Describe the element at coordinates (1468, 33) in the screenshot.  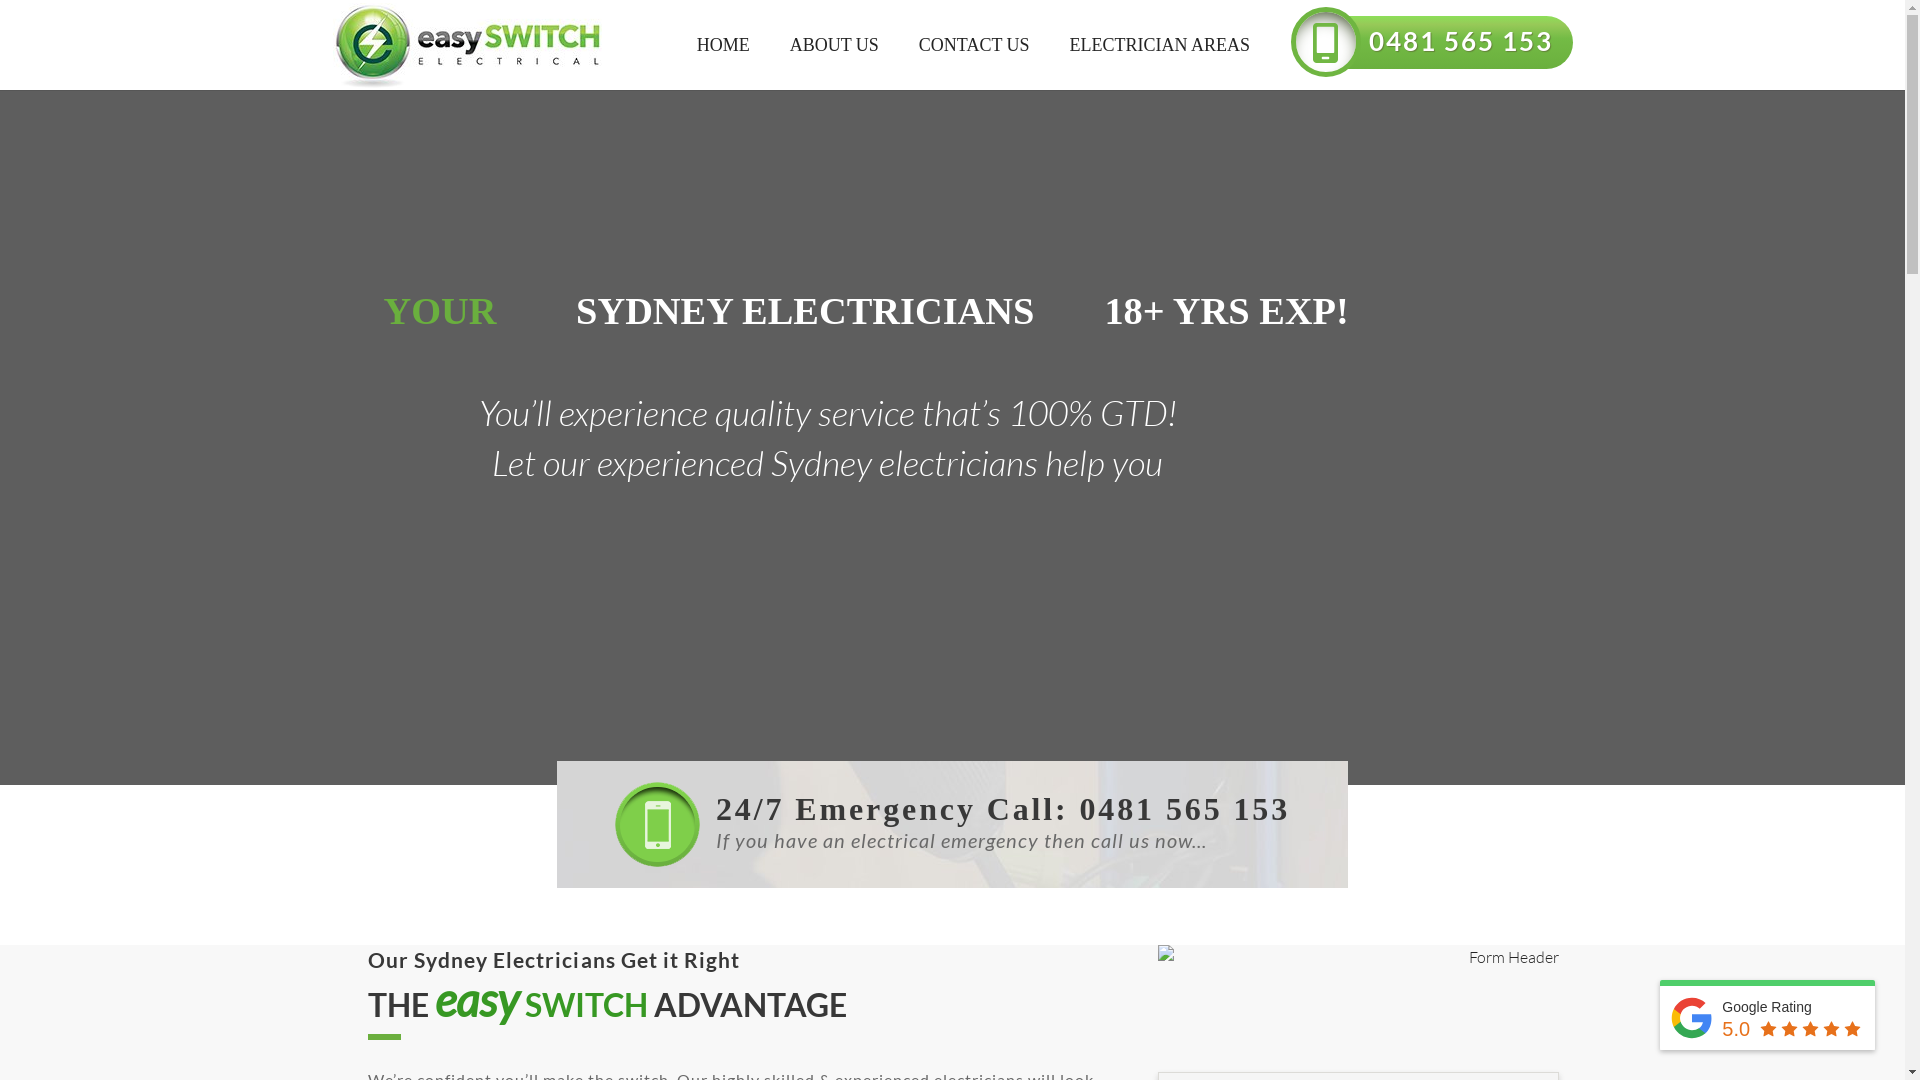
I see `'0481 565 153'` at that location.